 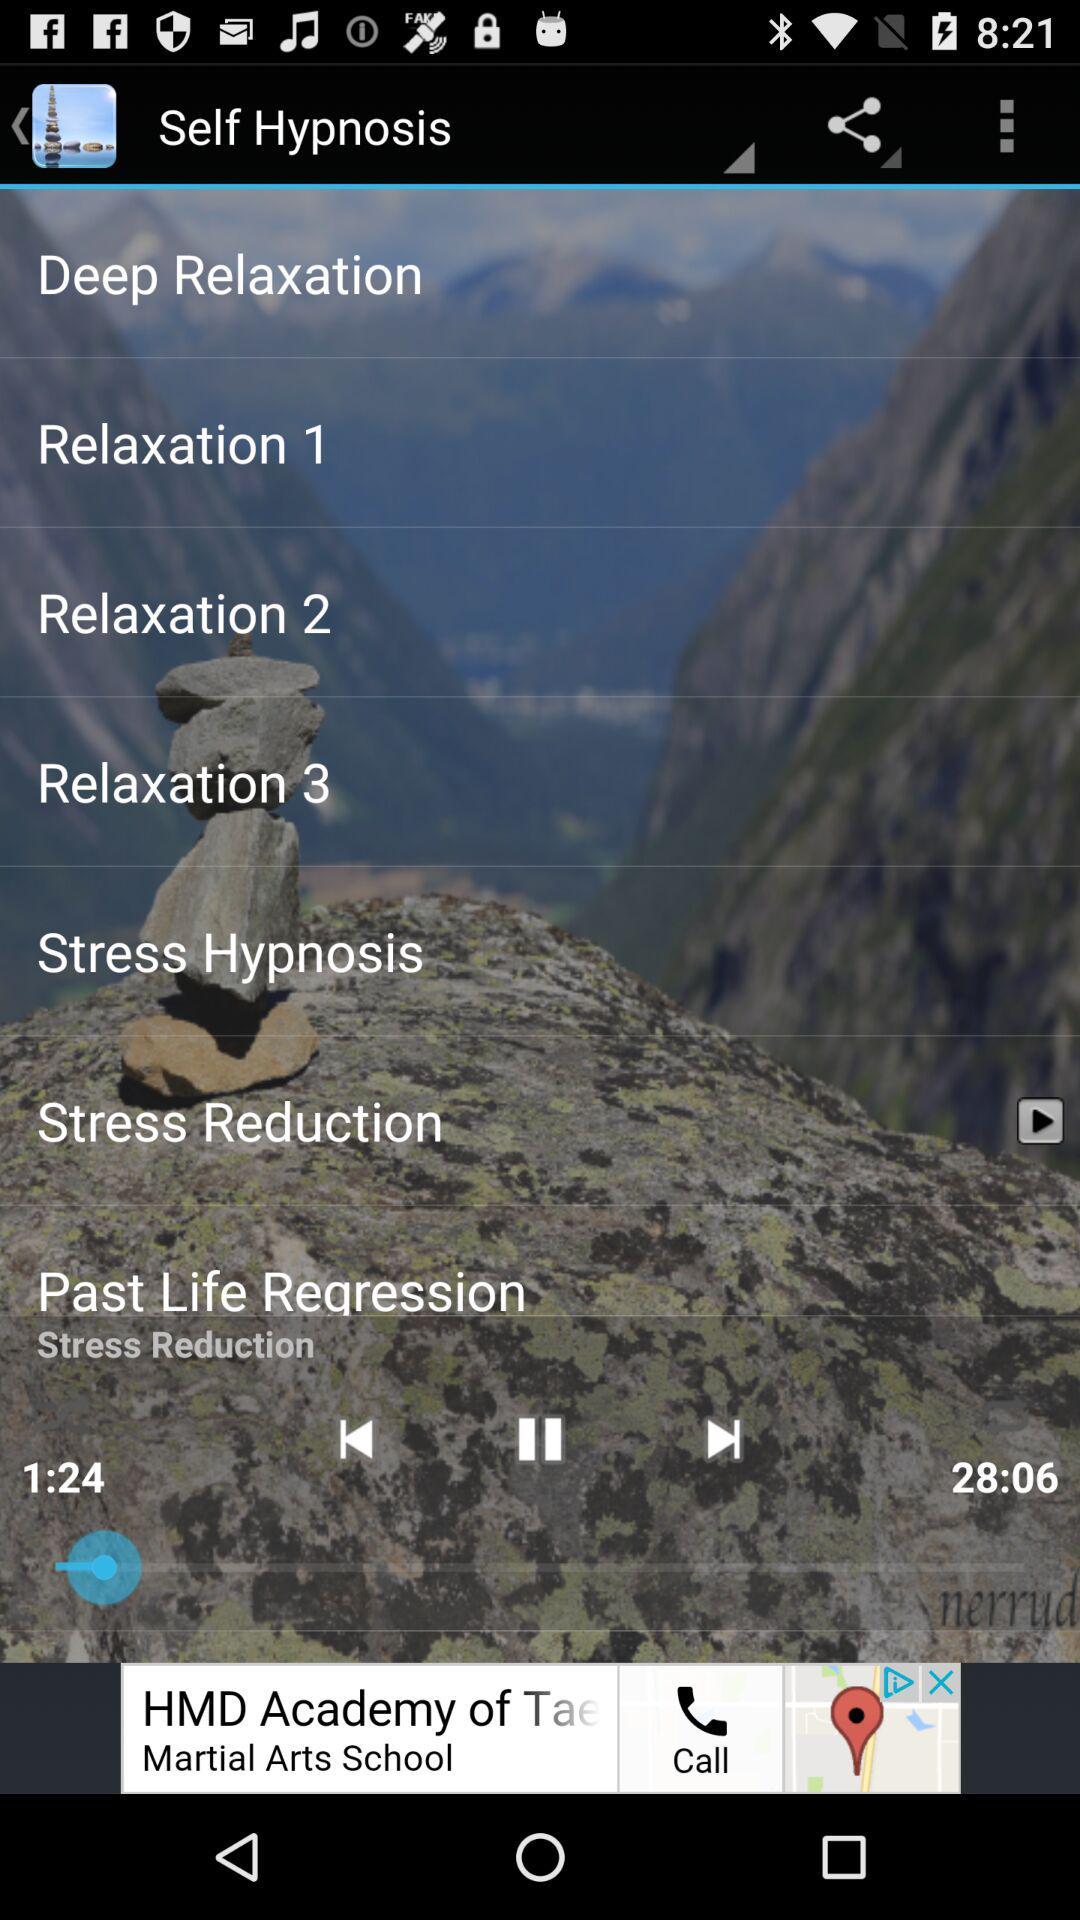 I want to click on advertisement, so click(x=540, y=1727).